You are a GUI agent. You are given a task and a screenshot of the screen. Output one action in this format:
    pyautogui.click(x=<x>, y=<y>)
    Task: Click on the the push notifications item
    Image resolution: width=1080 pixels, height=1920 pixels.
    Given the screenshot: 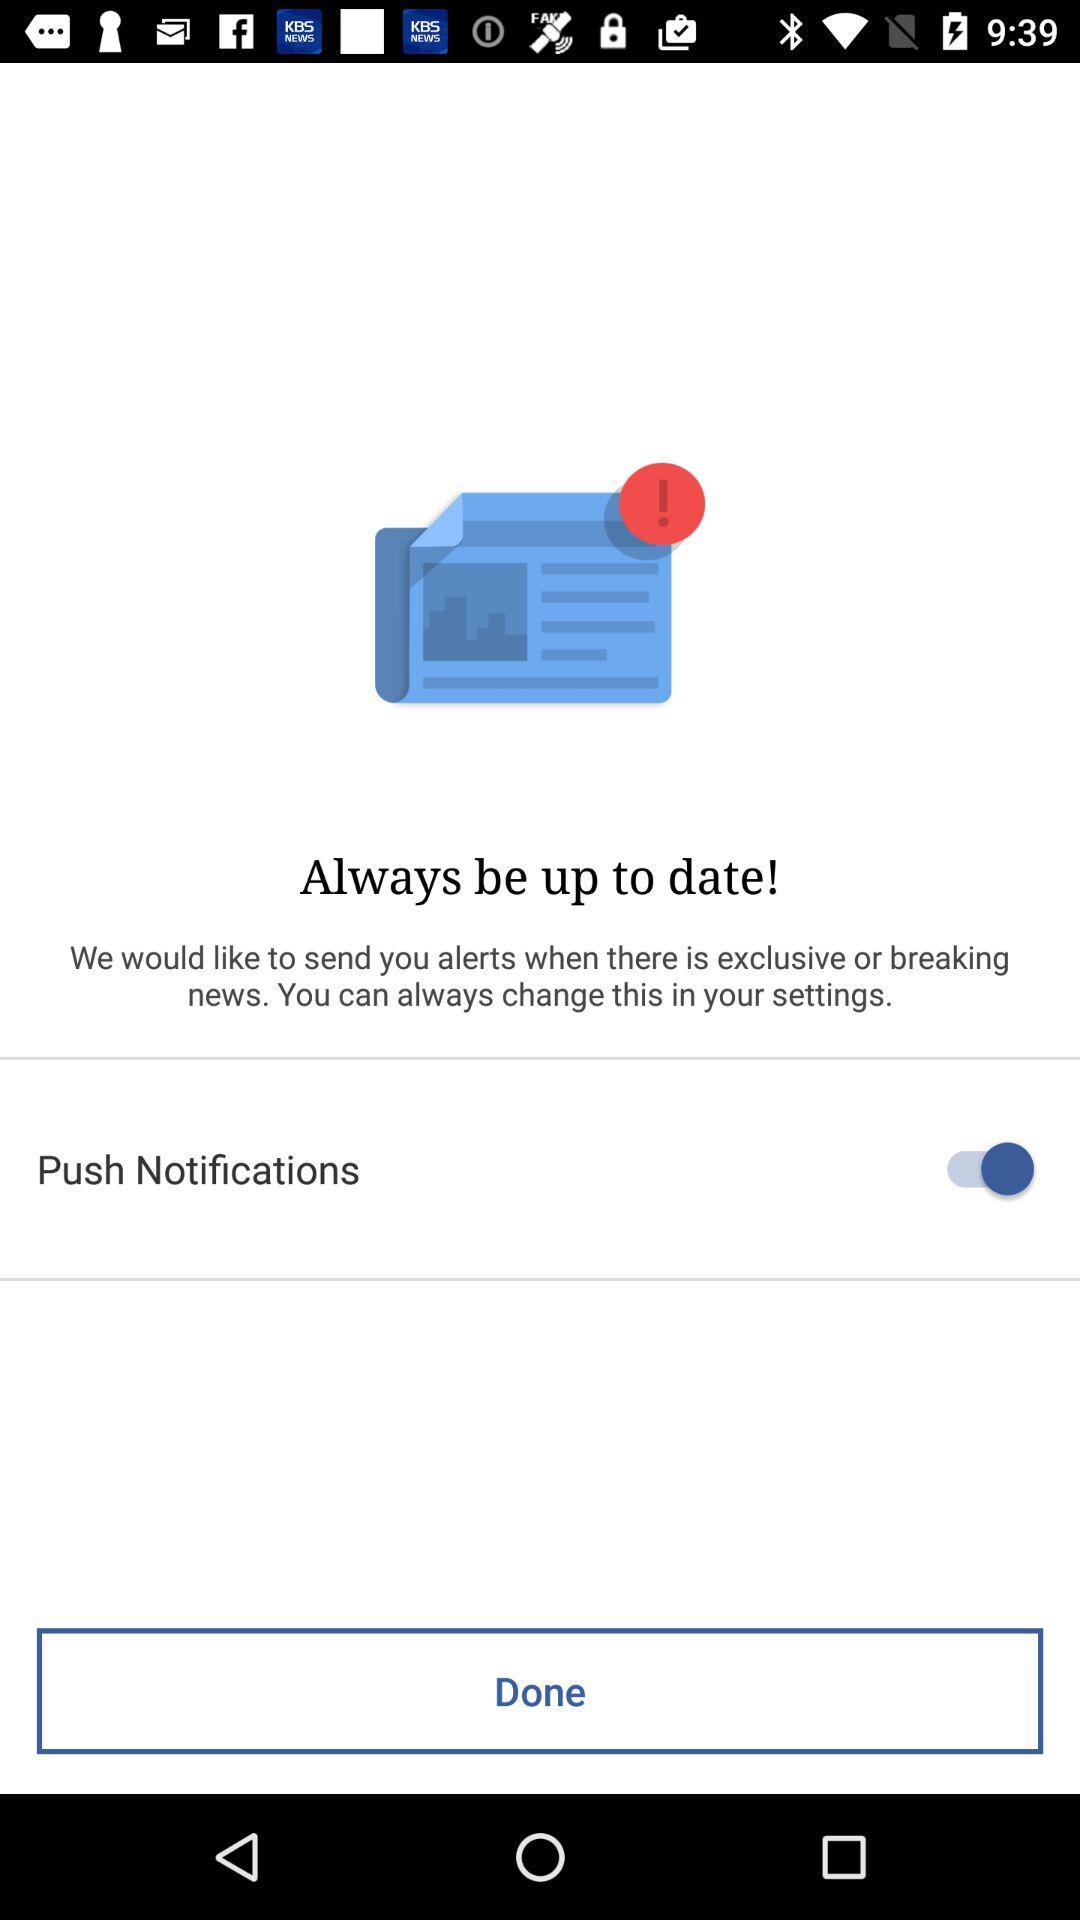 What is the action you would take?
    pyautogui.click(x=540, y=1168)
    